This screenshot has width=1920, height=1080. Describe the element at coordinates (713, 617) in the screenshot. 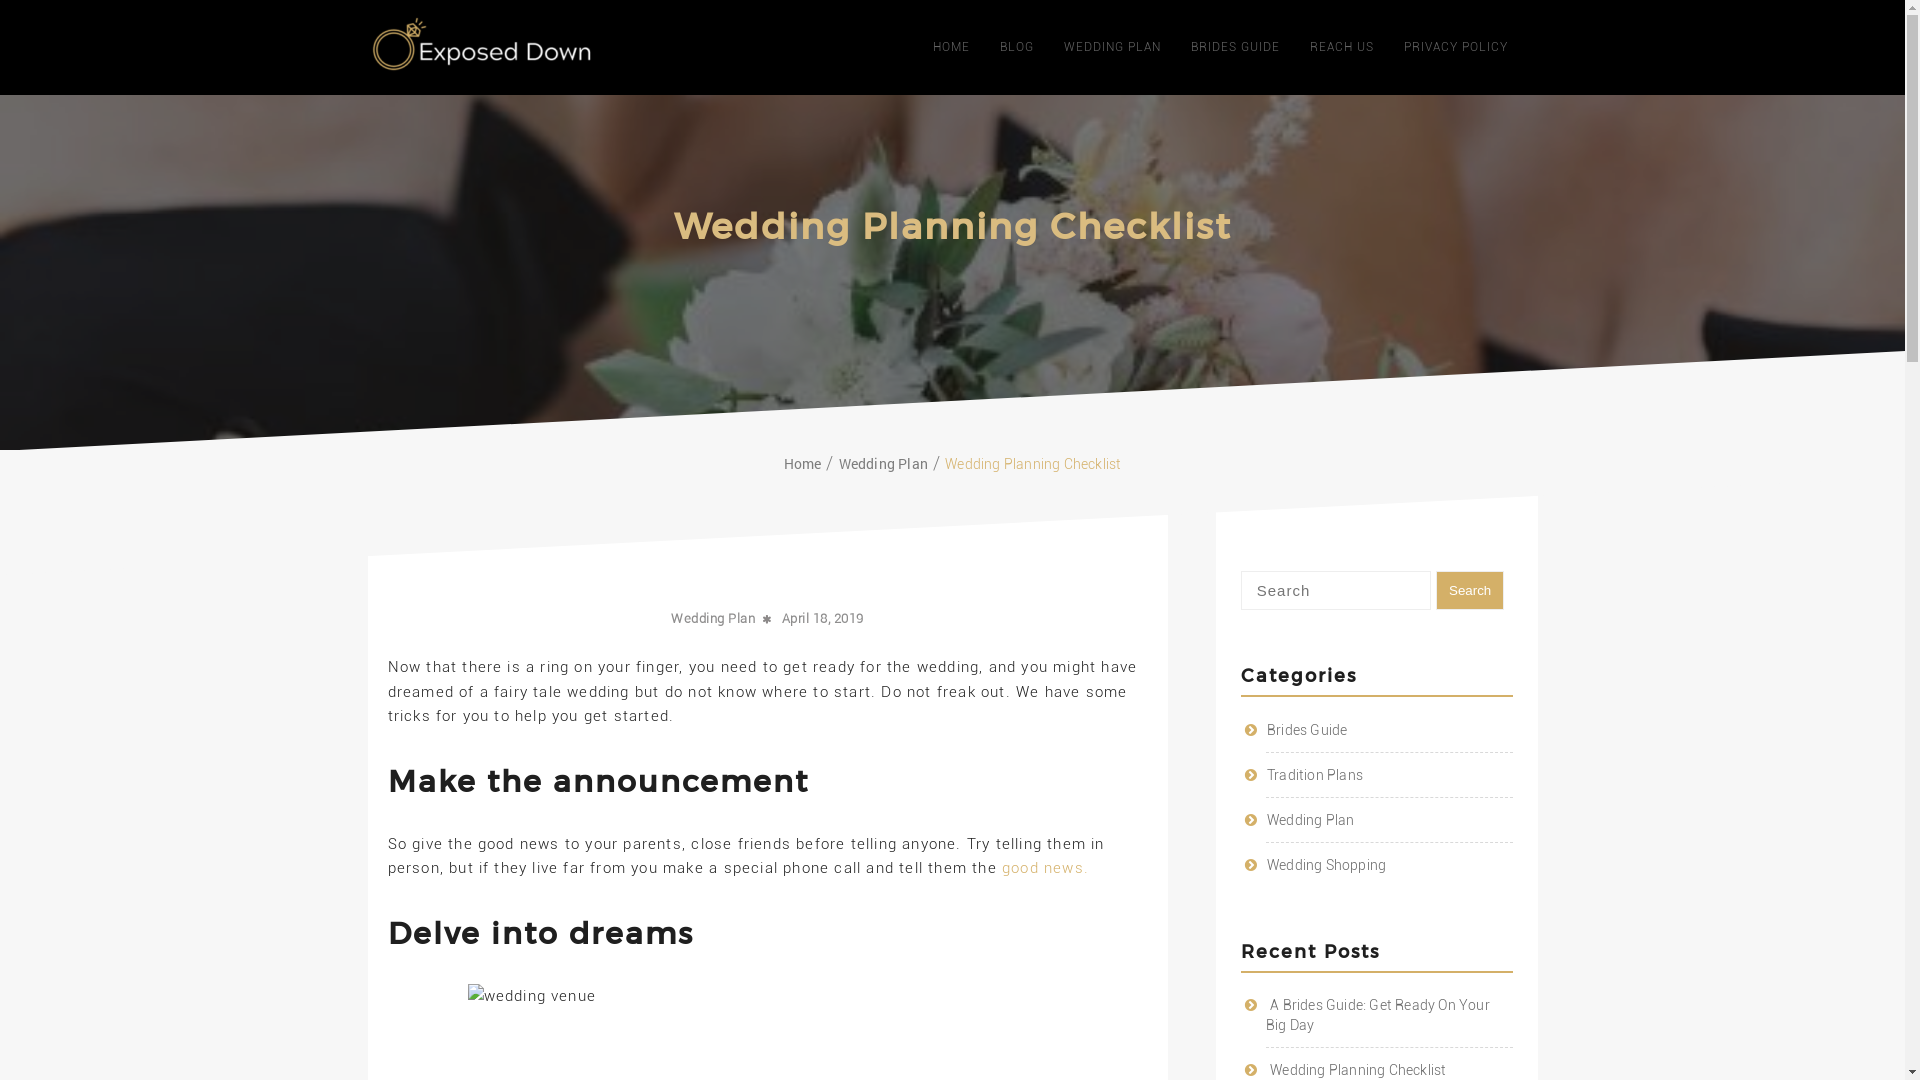

I see `'Wedding Plan'` at that location.